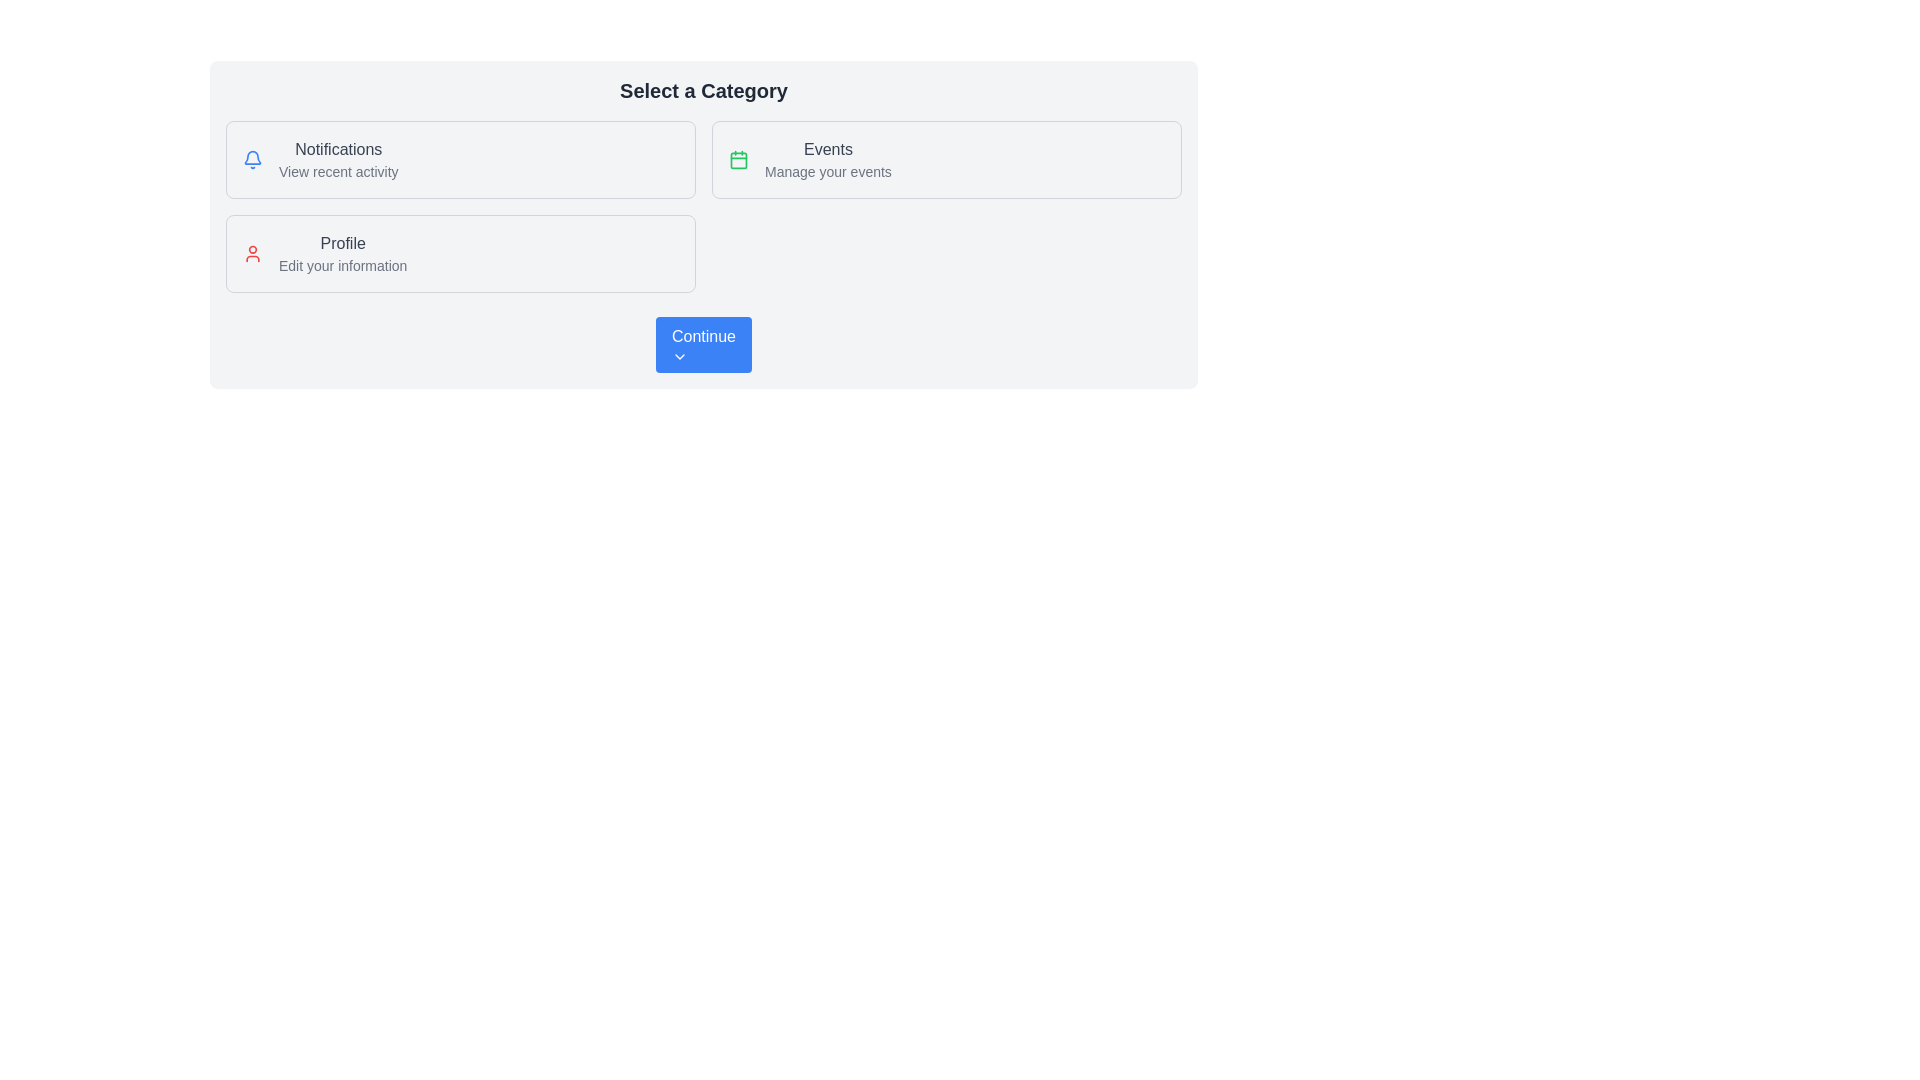  I want to click on the second Clickable card component in the grid, so click(945, 158).